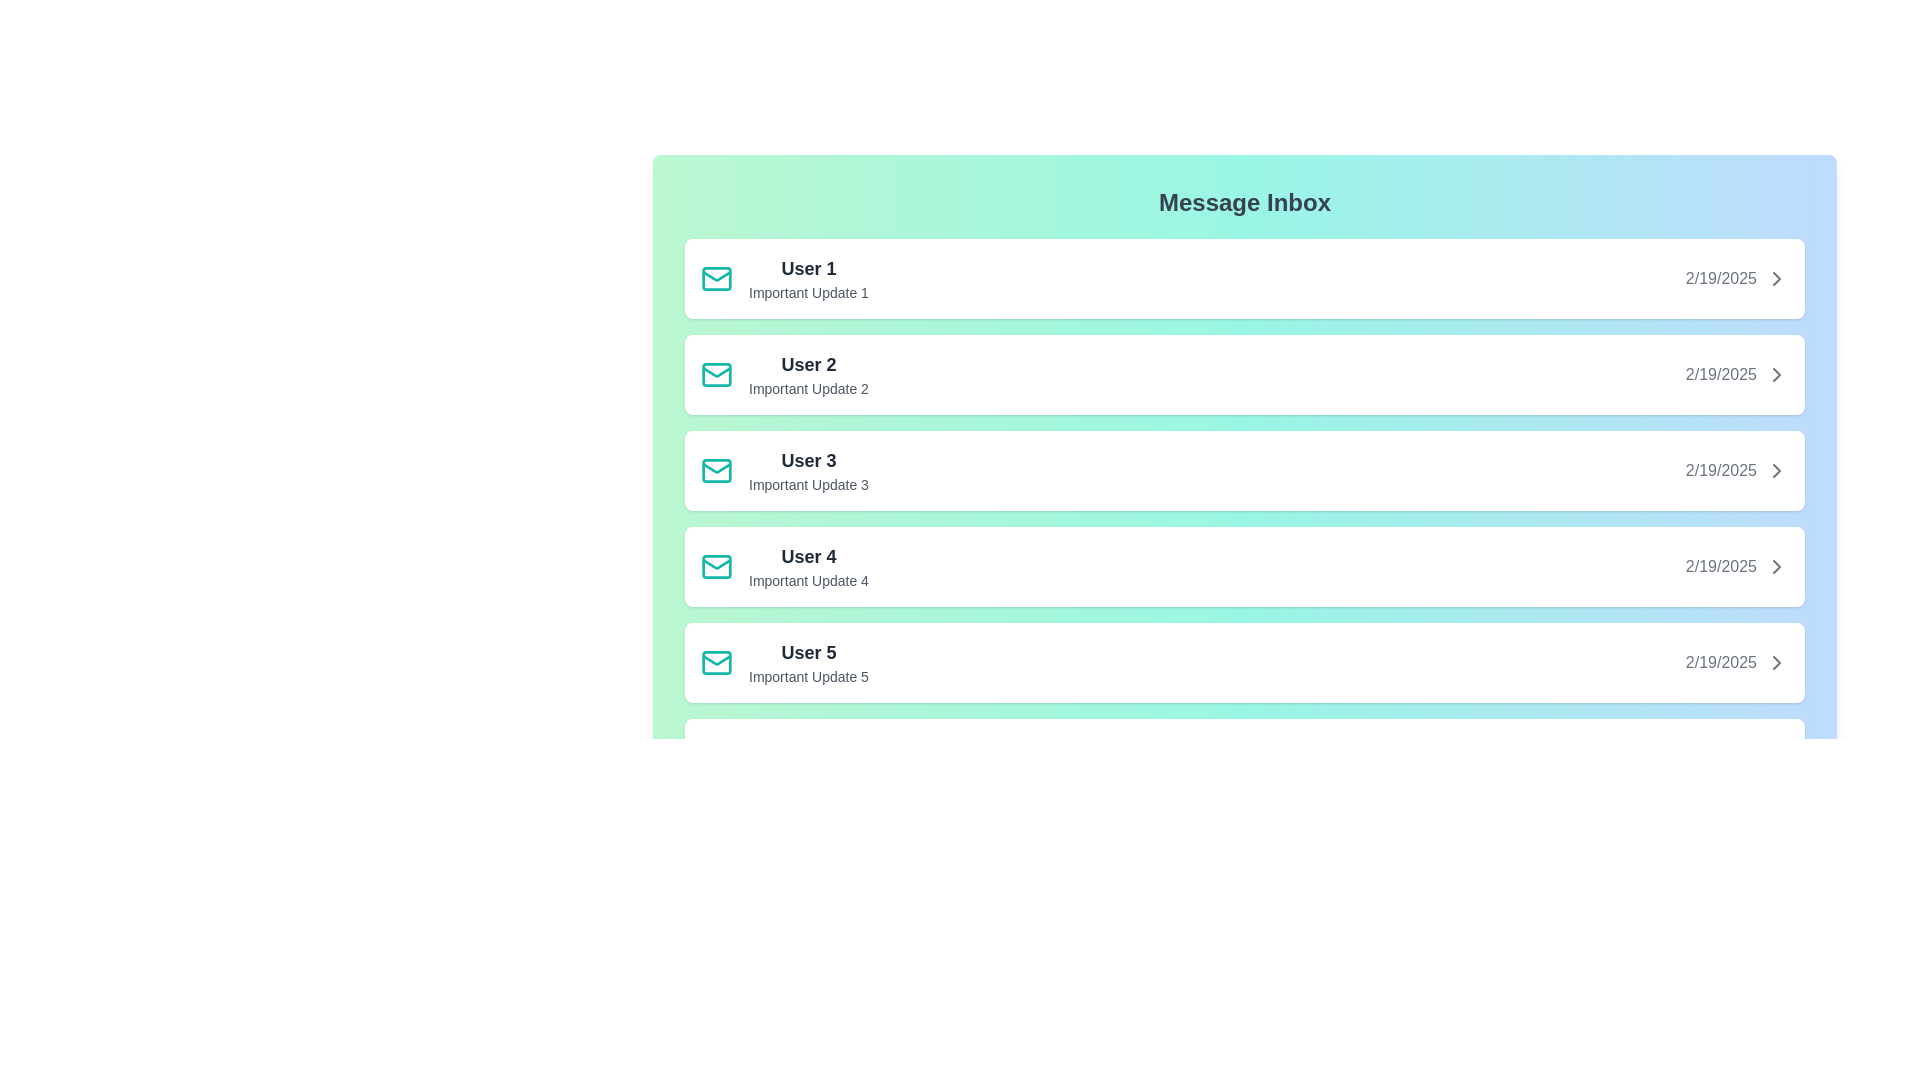  I want to click on icon next to the message from User 1 to perform an action, so click(716, 278).